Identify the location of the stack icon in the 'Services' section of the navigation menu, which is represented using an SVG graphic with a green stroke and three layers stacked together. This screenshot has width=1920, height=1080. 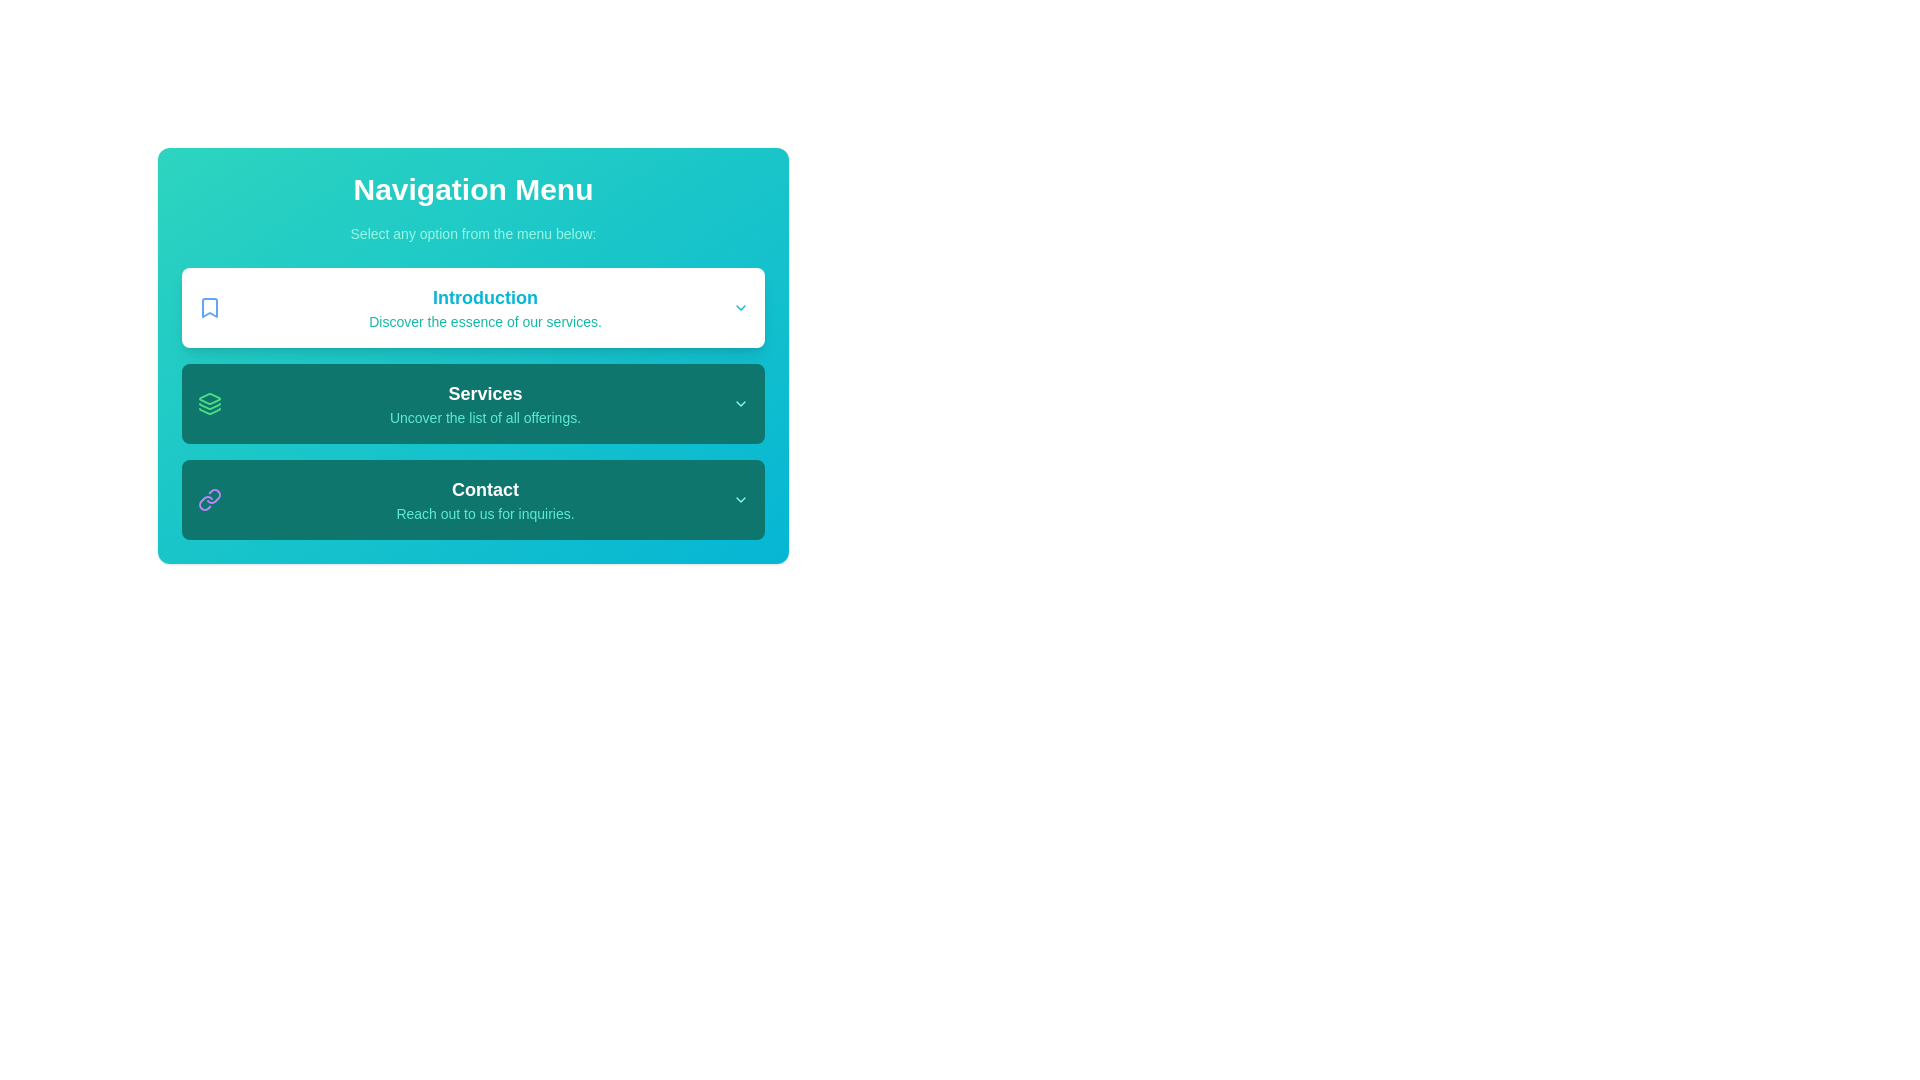
(210, 404).